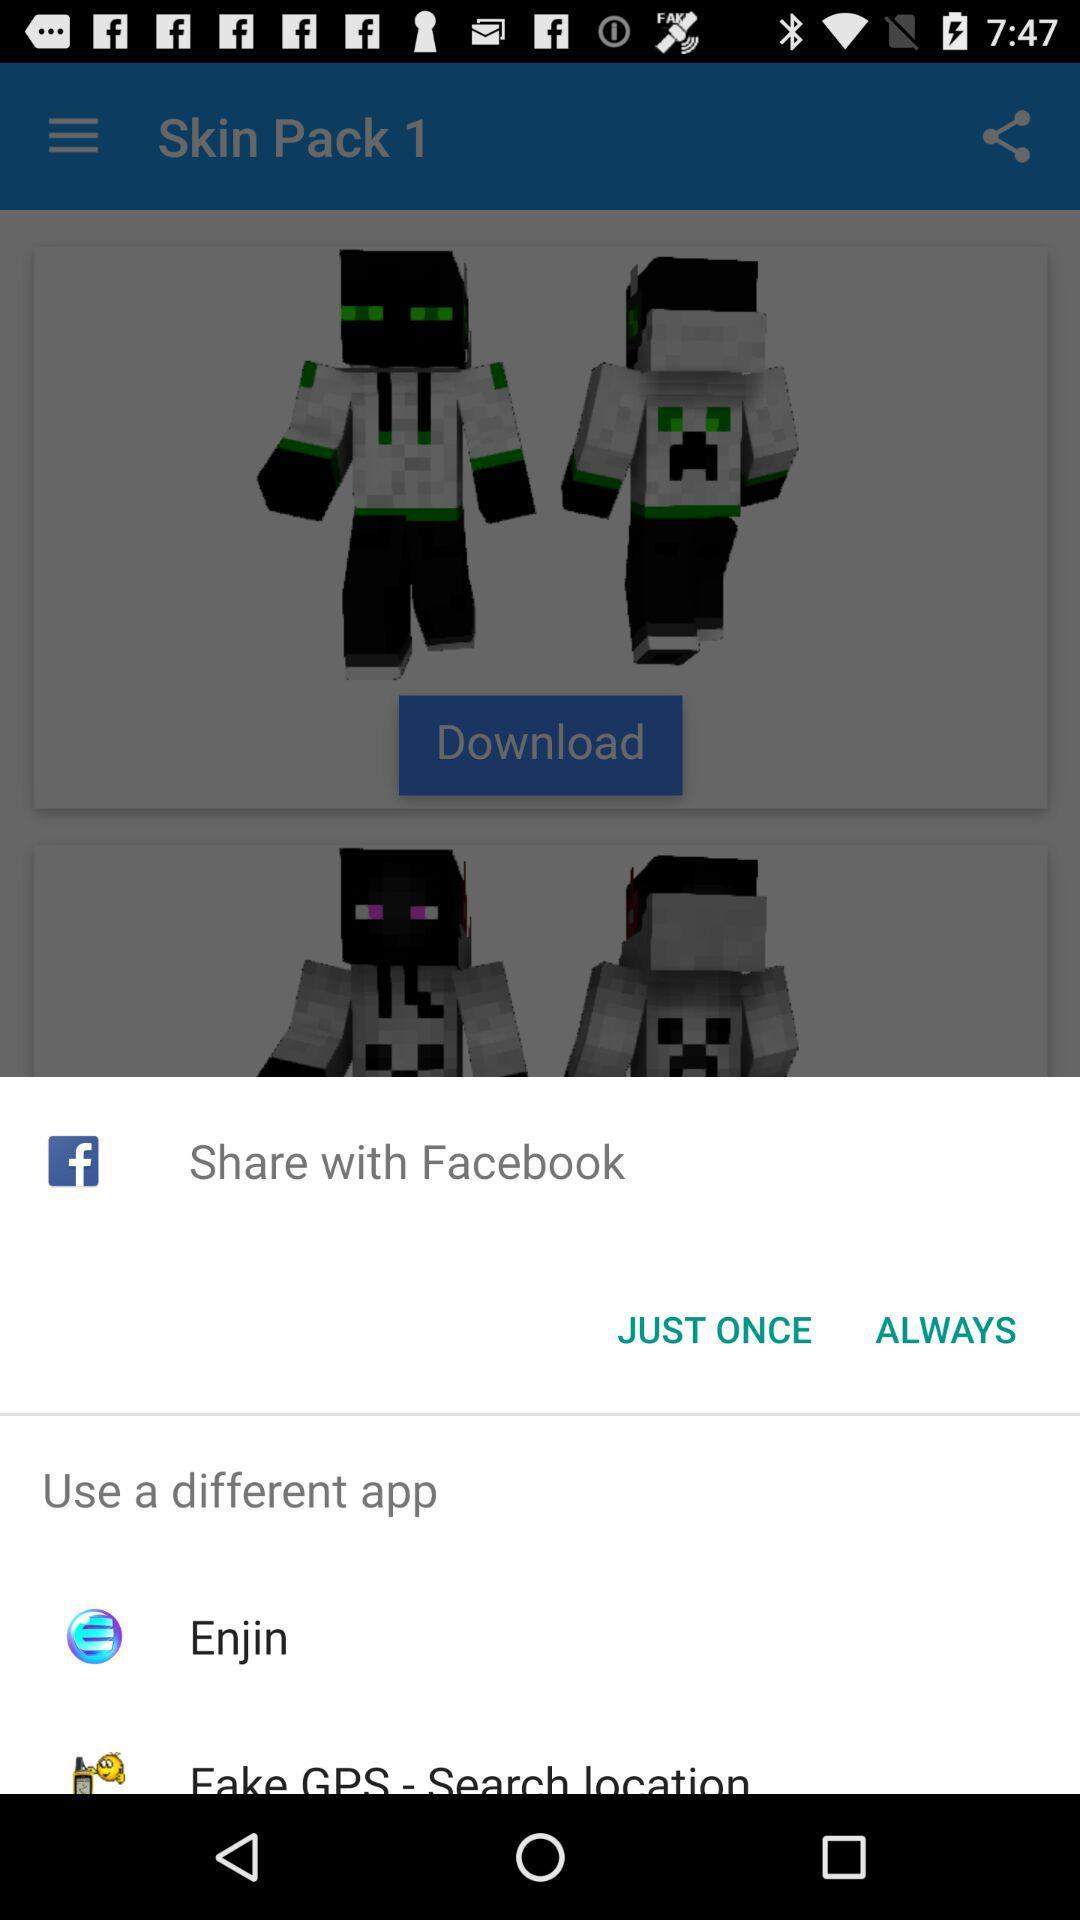  Describe the element at coordinates (945, 1329) in the screenshot. I see `the always item` at that location.